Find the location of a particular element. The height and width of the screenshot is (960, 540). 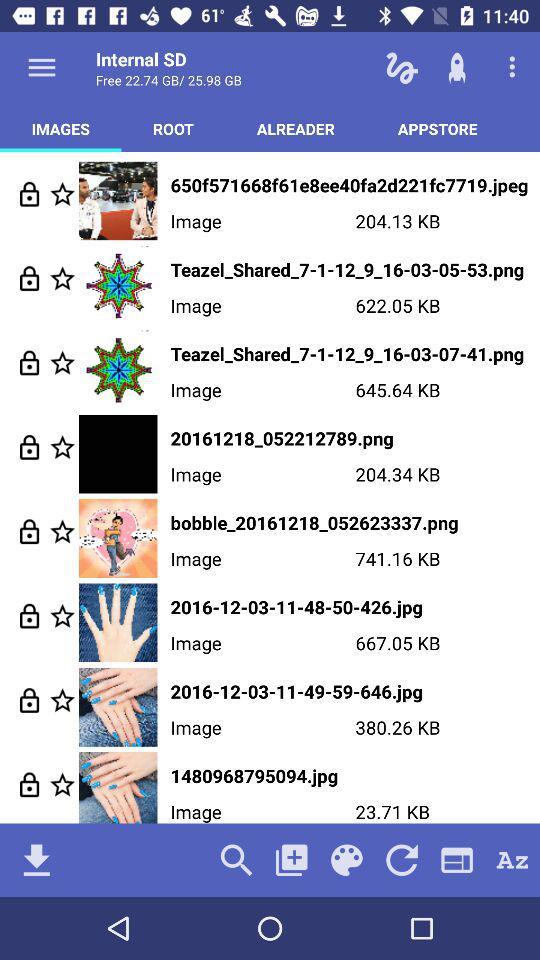

unlock image is located at coordinates (28, 784).